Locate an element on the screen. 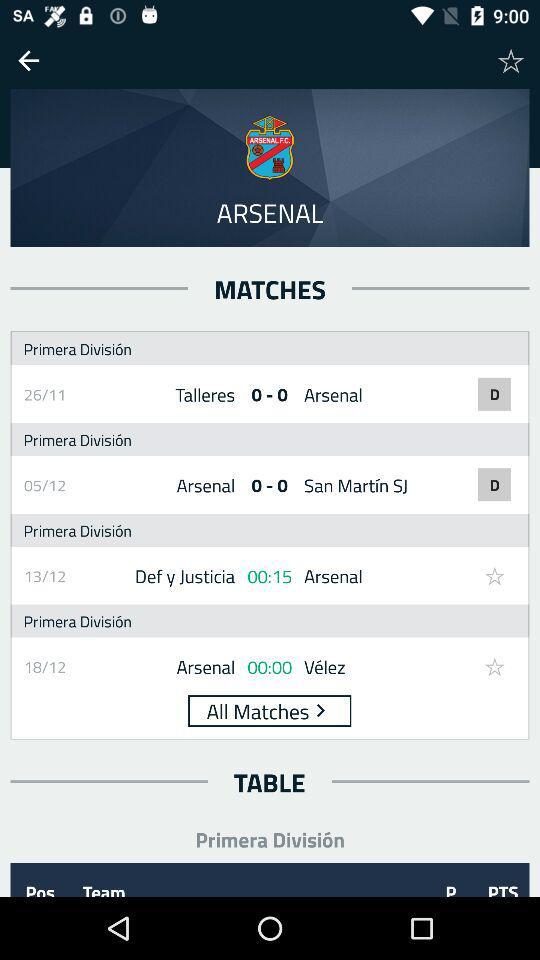 The width and height of the screenshot is (540, 960). item at the top right corner is located at coordinates (511, 59).